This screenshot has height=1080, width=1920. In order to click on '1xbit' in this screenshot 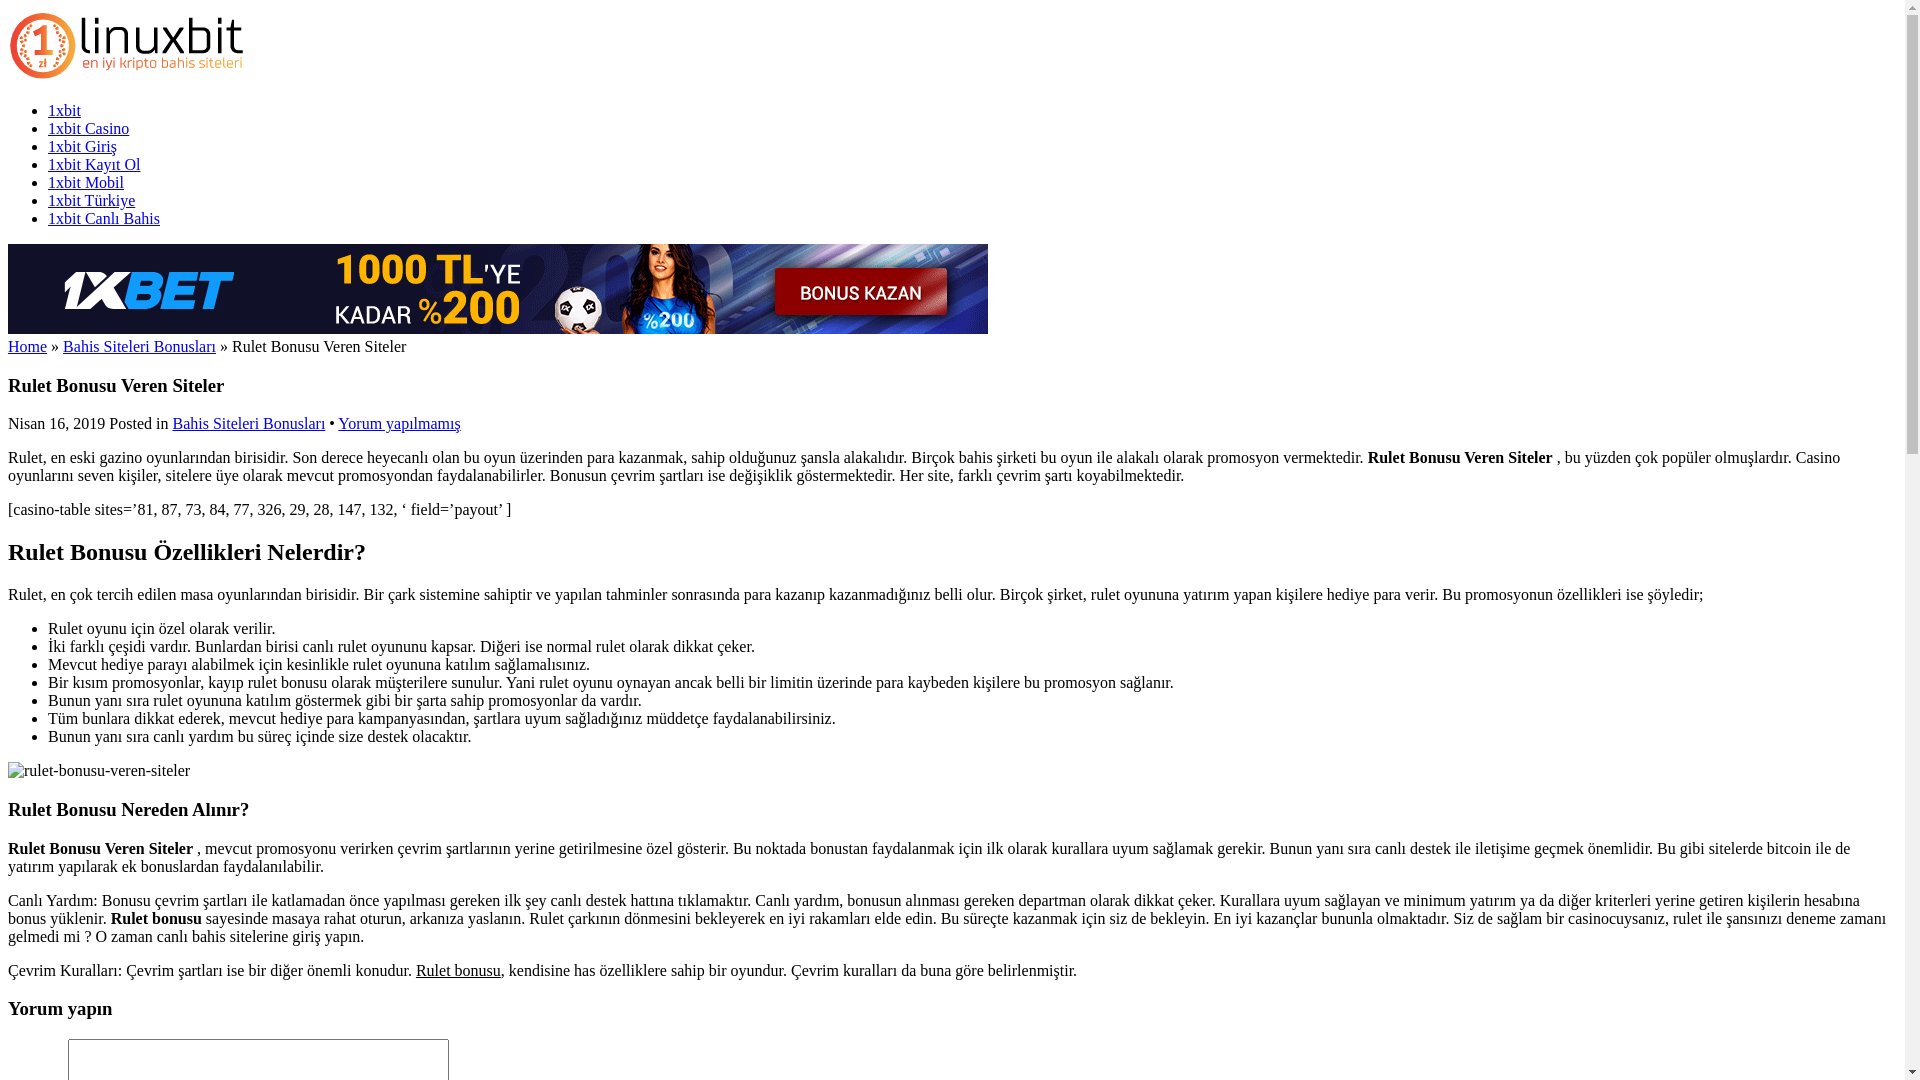, I will do `click(8, 75)`.